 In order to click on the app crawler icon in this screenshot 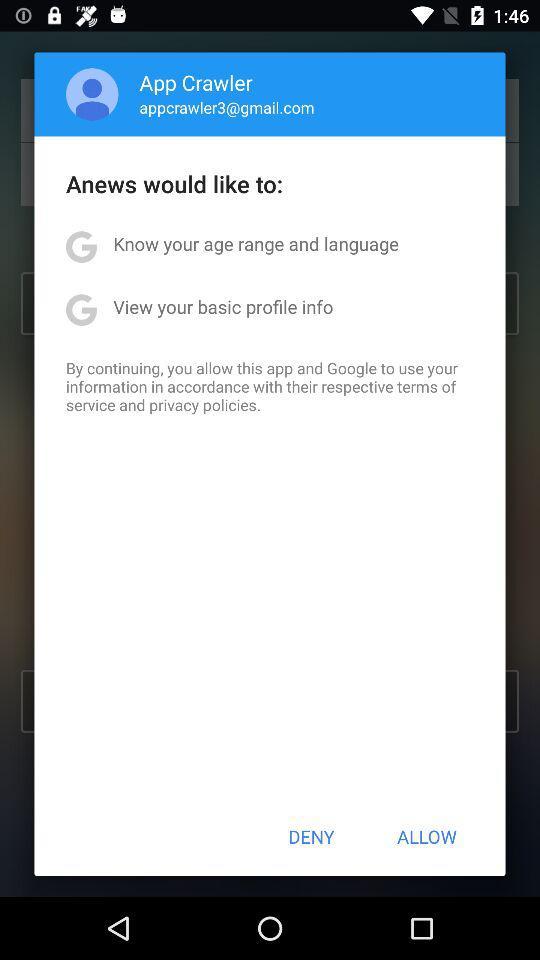, I will do `click(196, 82)`.